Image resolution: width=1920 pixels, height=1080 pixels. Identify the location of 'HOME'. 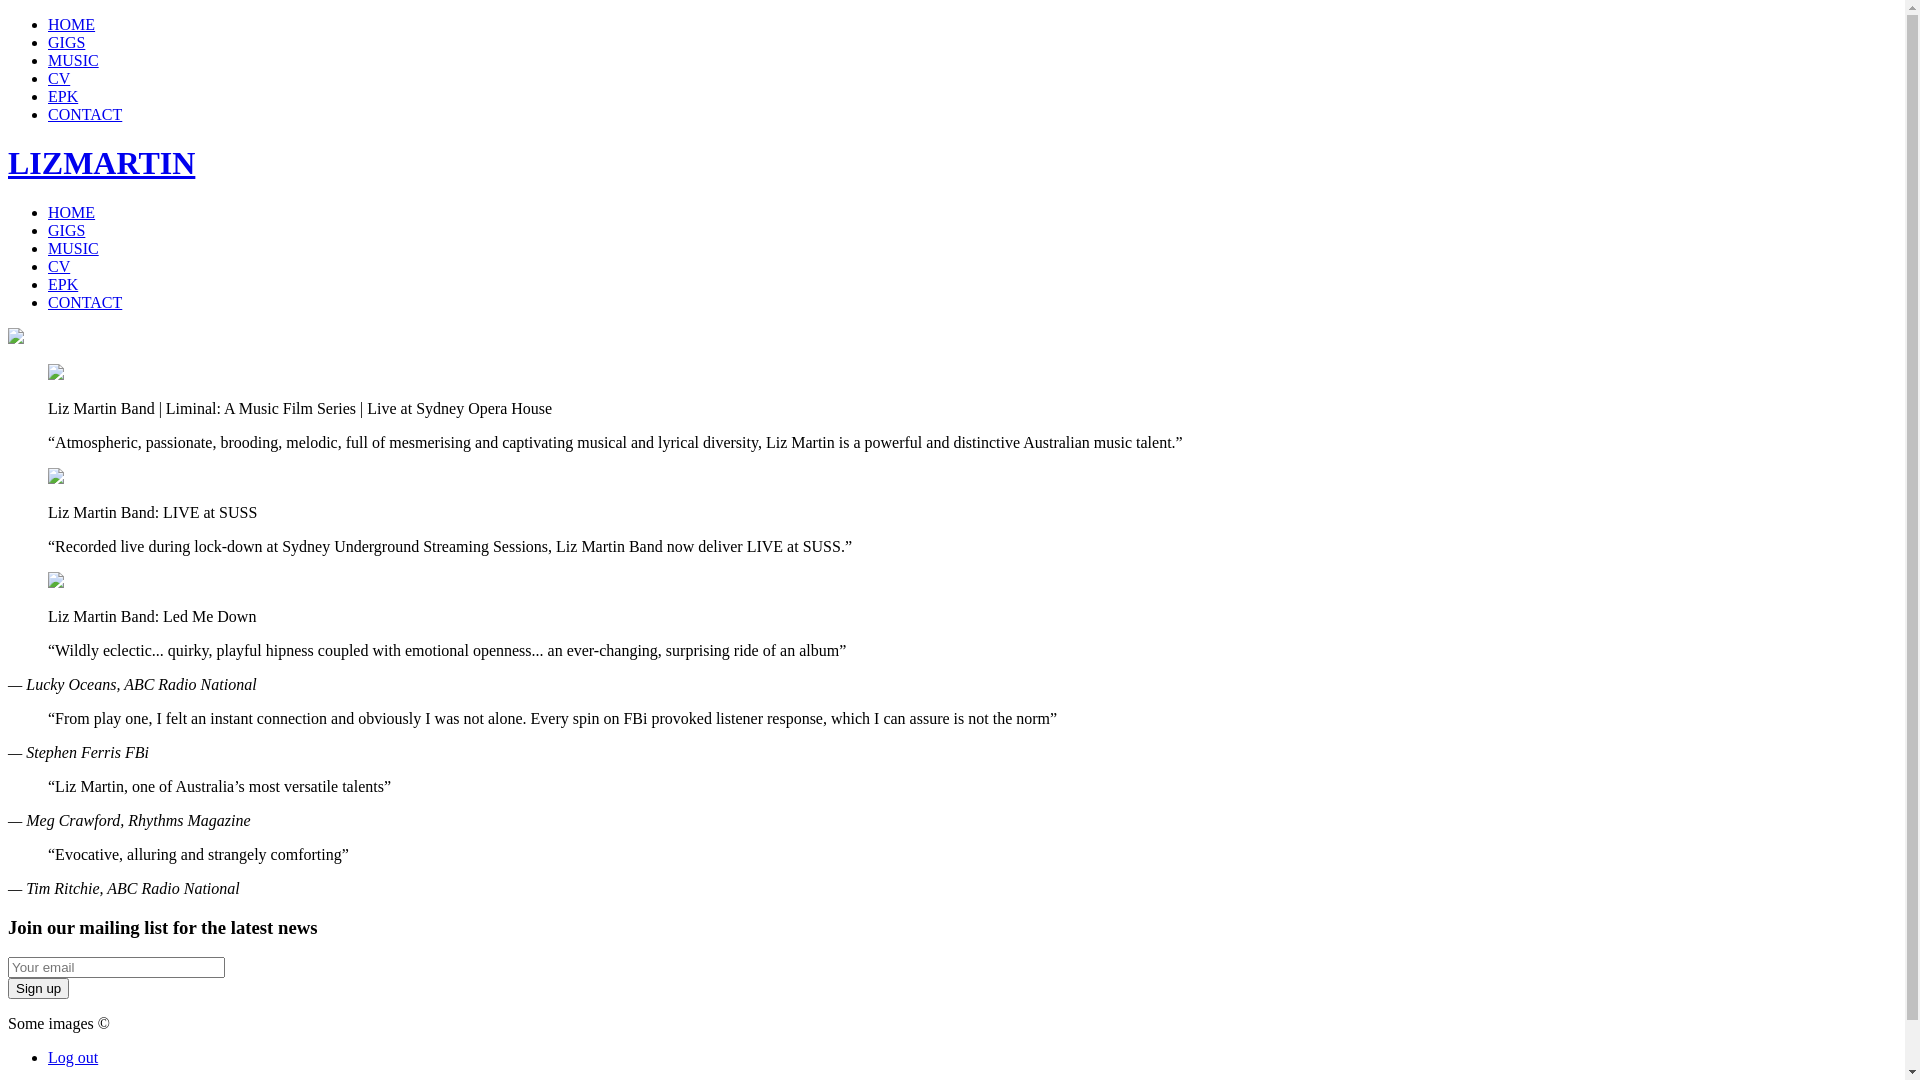
(71, 24).